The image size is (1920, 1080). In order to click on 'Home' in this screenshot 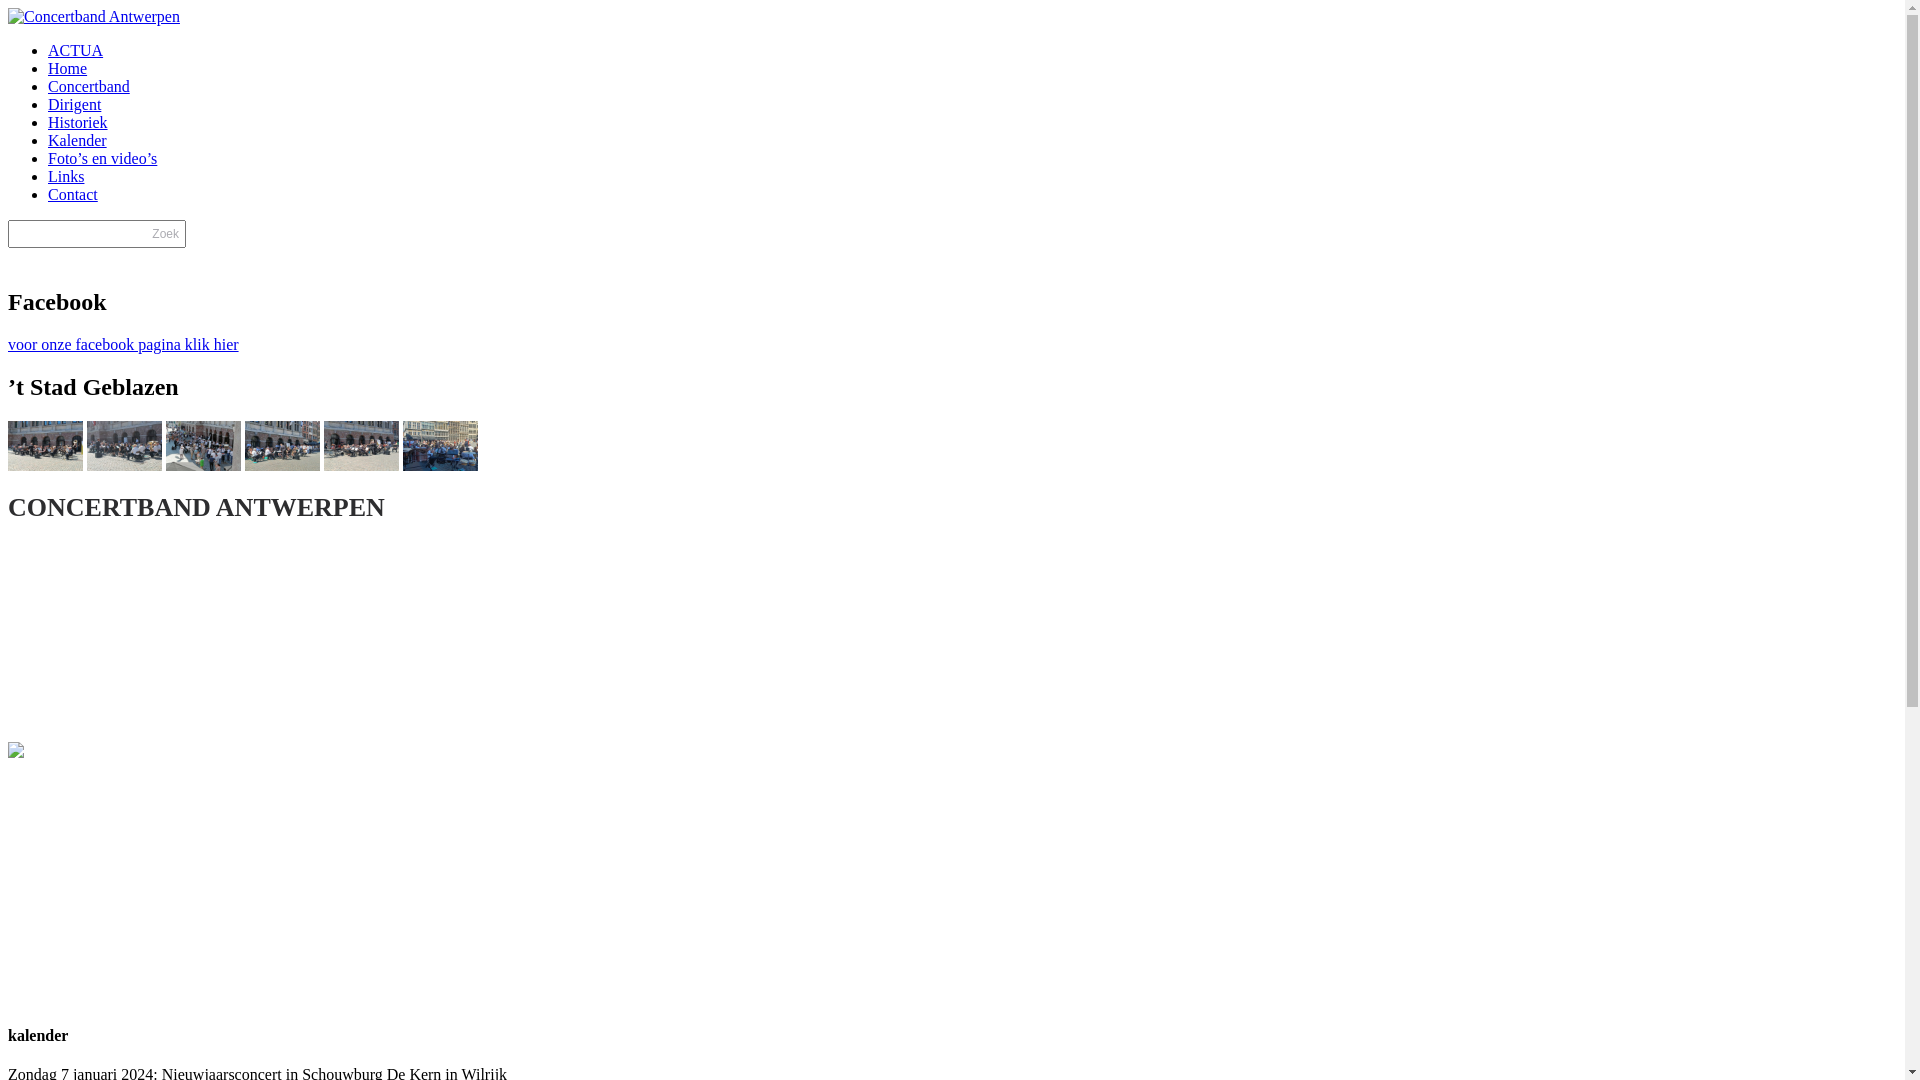, I will do `click(67, 67)`.